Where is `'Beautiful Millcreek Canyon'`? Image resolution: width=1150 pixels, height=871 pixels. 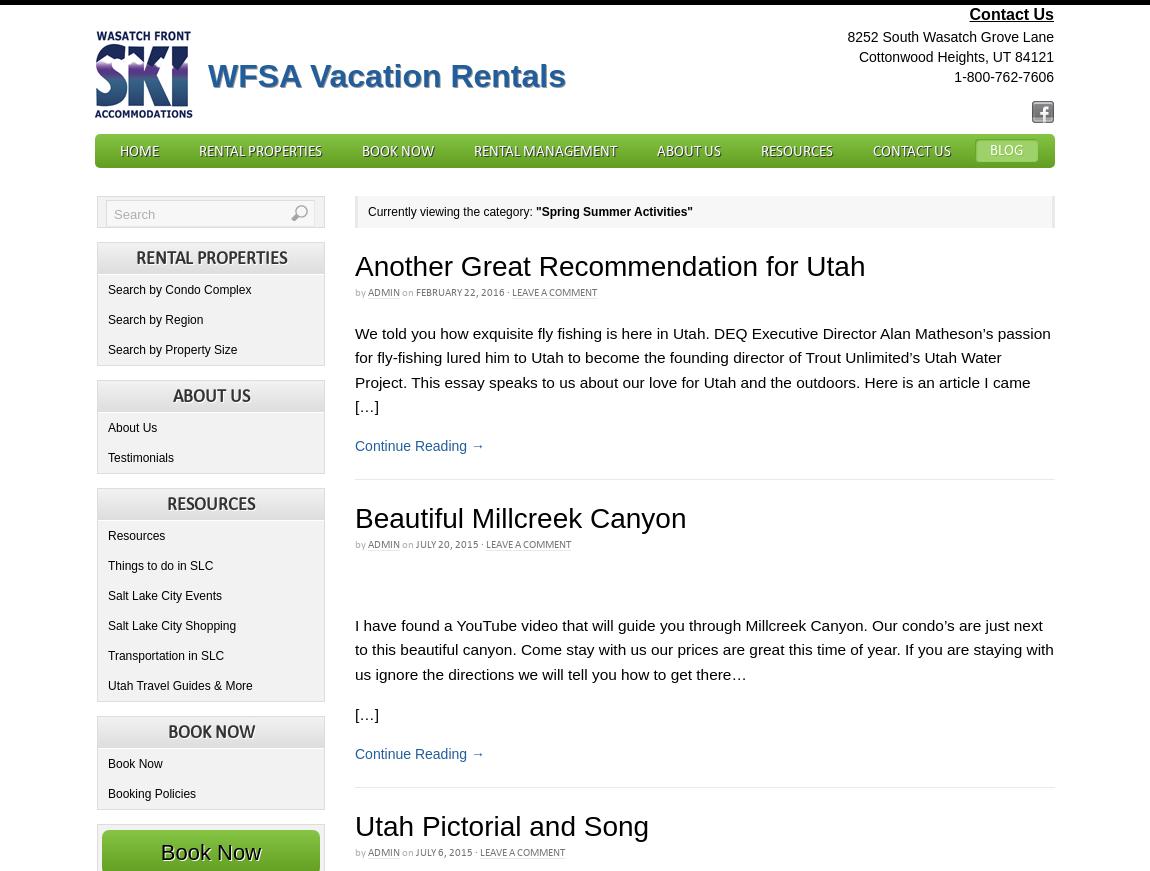 'Beautiful Millcreek Canyon' is located at coordinates (520, 518).